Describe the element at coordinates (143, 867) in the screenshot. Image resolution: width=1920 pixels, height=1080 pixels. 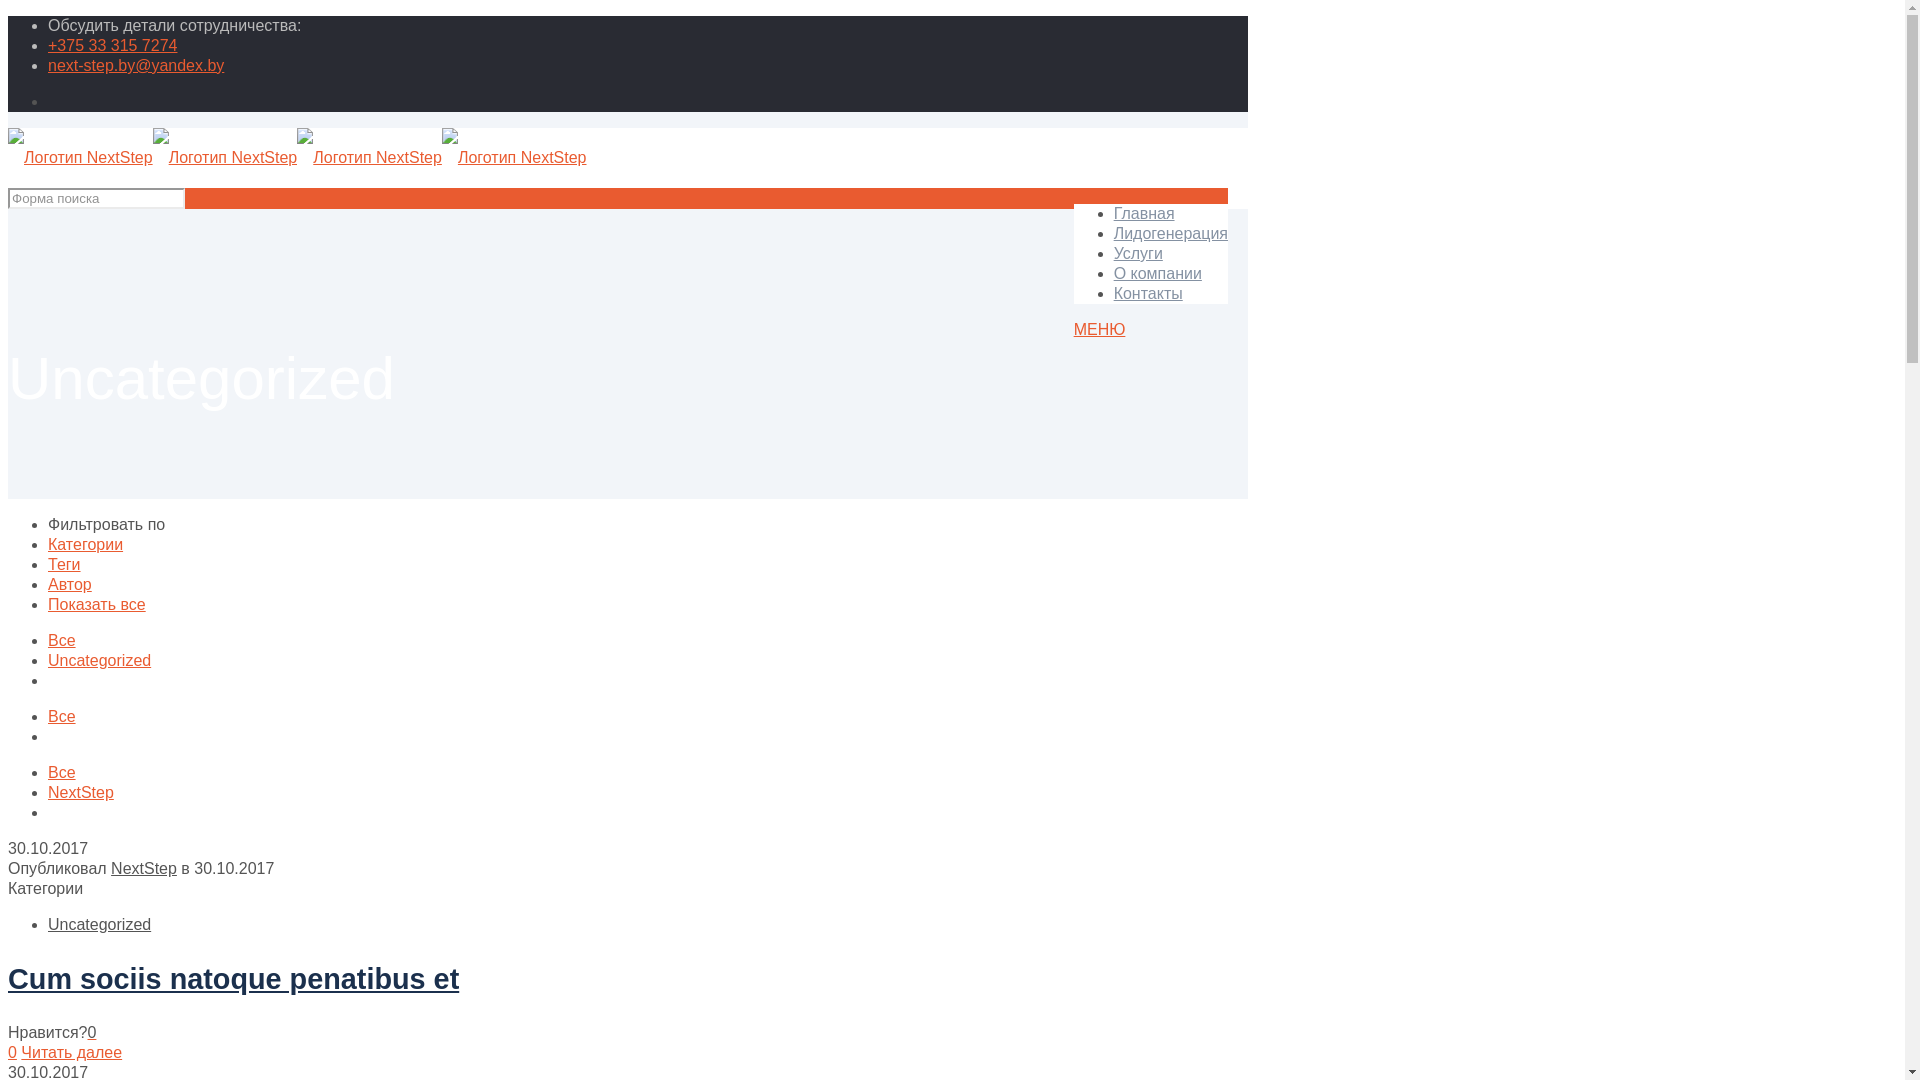
I see `'NextStep'` at that location.